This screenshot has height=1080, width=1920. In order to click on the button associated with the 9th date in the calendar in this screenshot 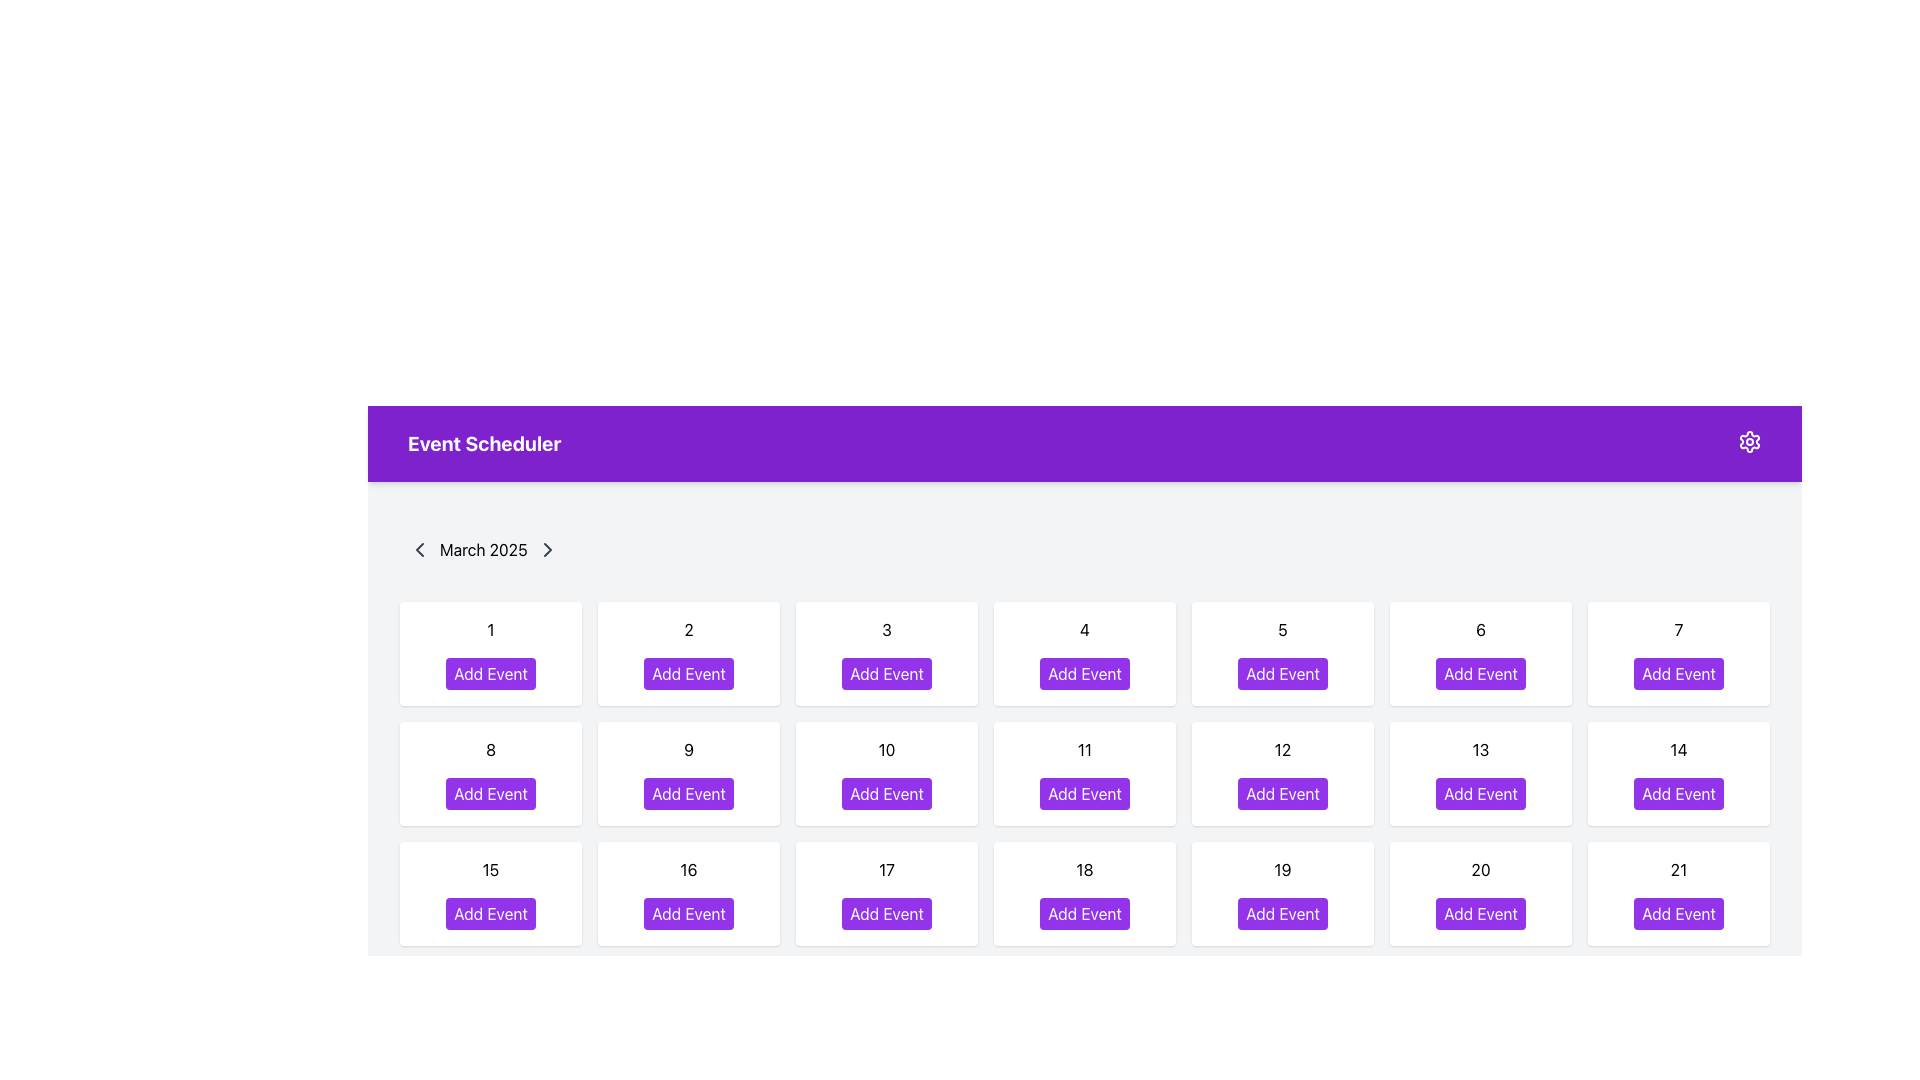, I will do `click(689, 773)`.